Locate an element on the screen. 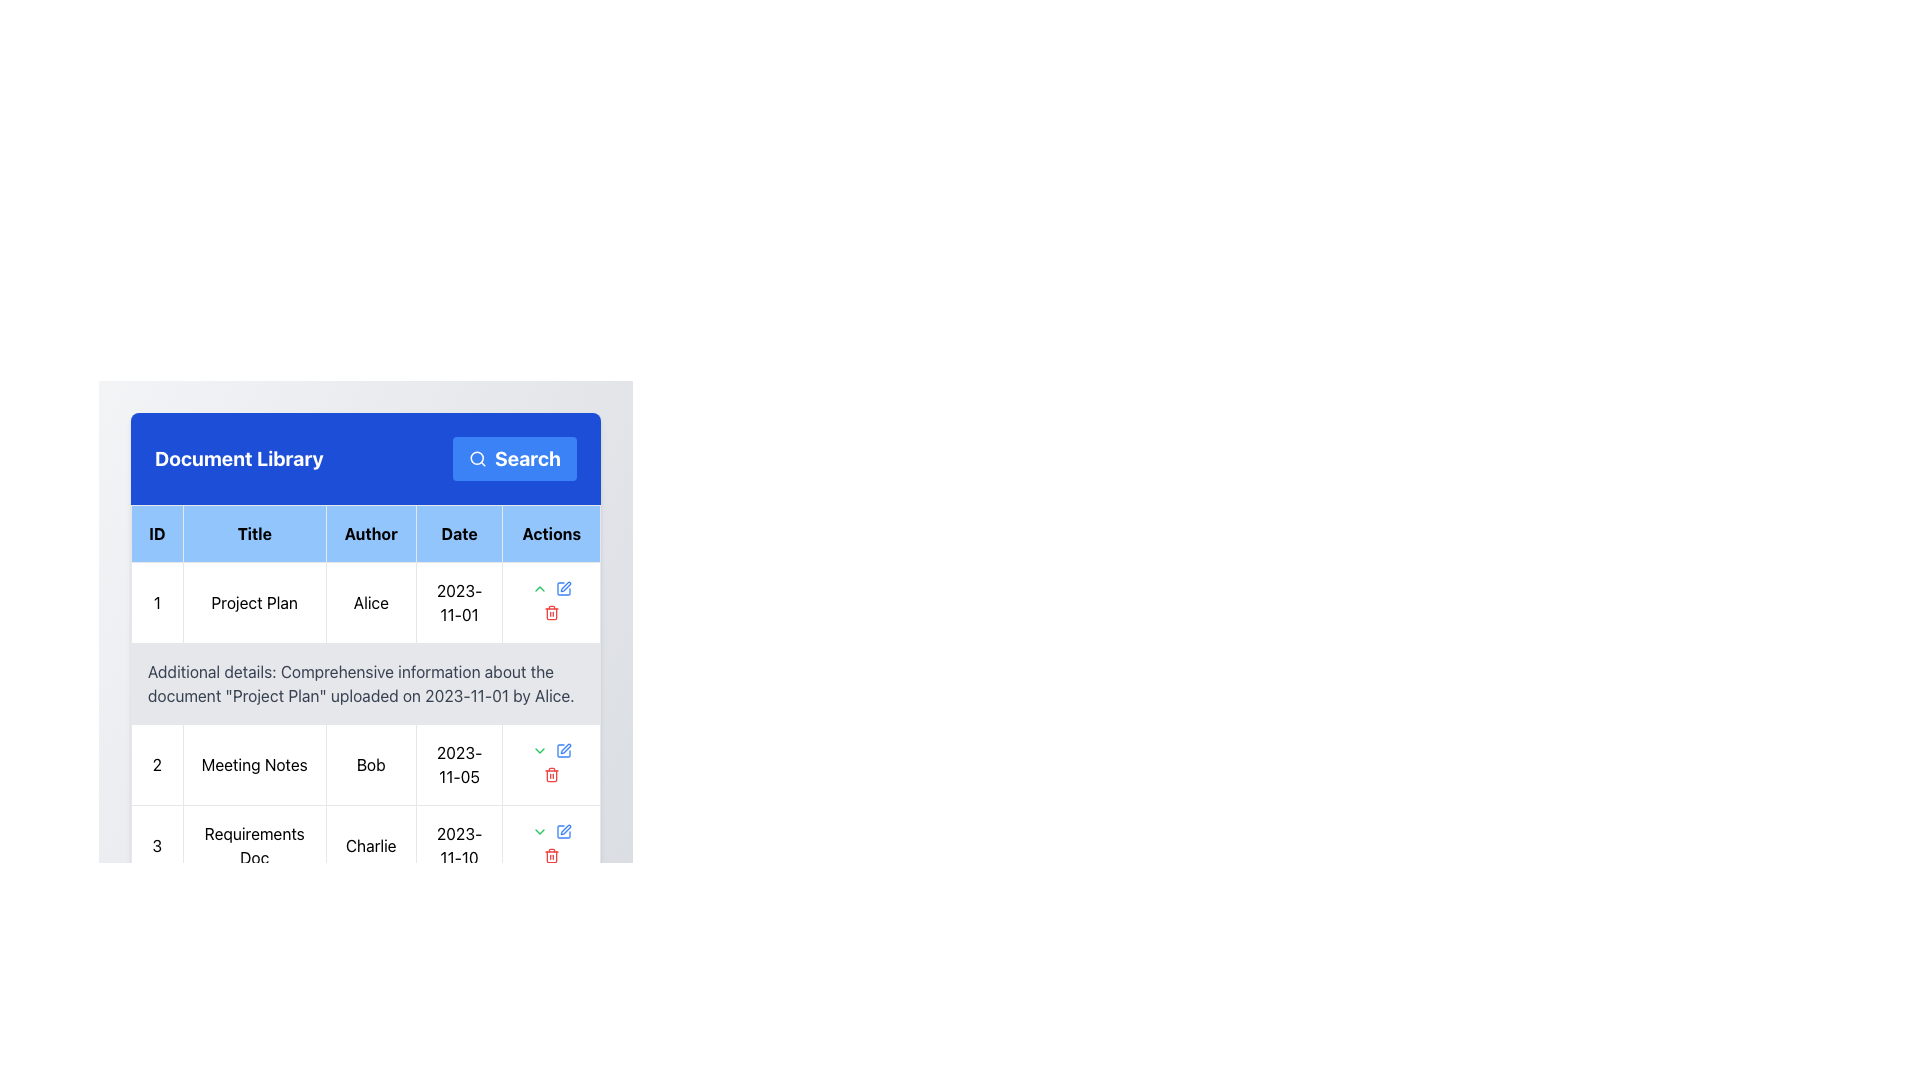  the 'Author' label in the third row of the table that shows the author's name associated with the document entry is located at coordinates (371, 845).